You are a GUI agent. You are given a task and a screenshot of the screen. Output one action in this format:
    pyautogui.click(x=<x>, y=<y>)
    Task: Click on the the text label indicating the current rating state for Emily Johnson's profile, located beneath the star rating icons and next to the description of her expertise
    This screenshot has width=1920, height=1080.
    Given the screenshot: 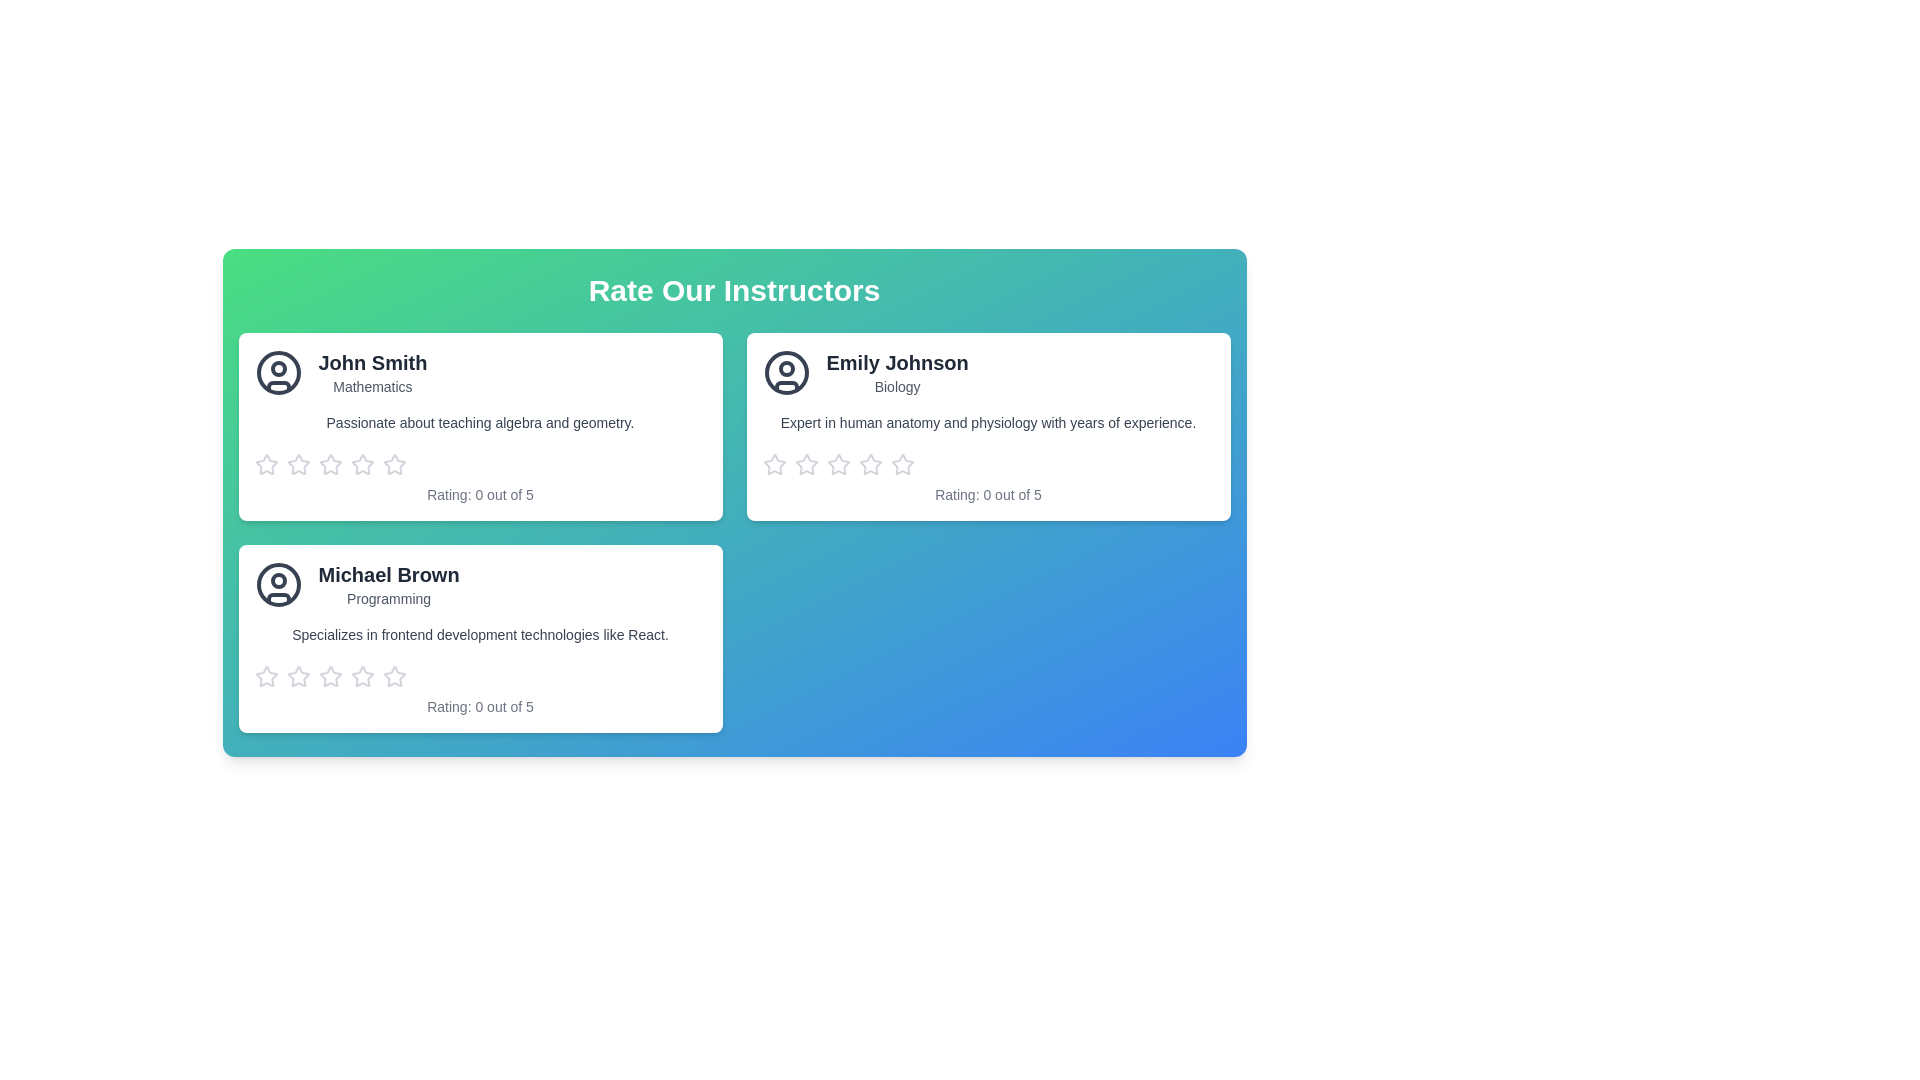 What is the action you would take?
    pyautogui.click(x=988, y=494)
    